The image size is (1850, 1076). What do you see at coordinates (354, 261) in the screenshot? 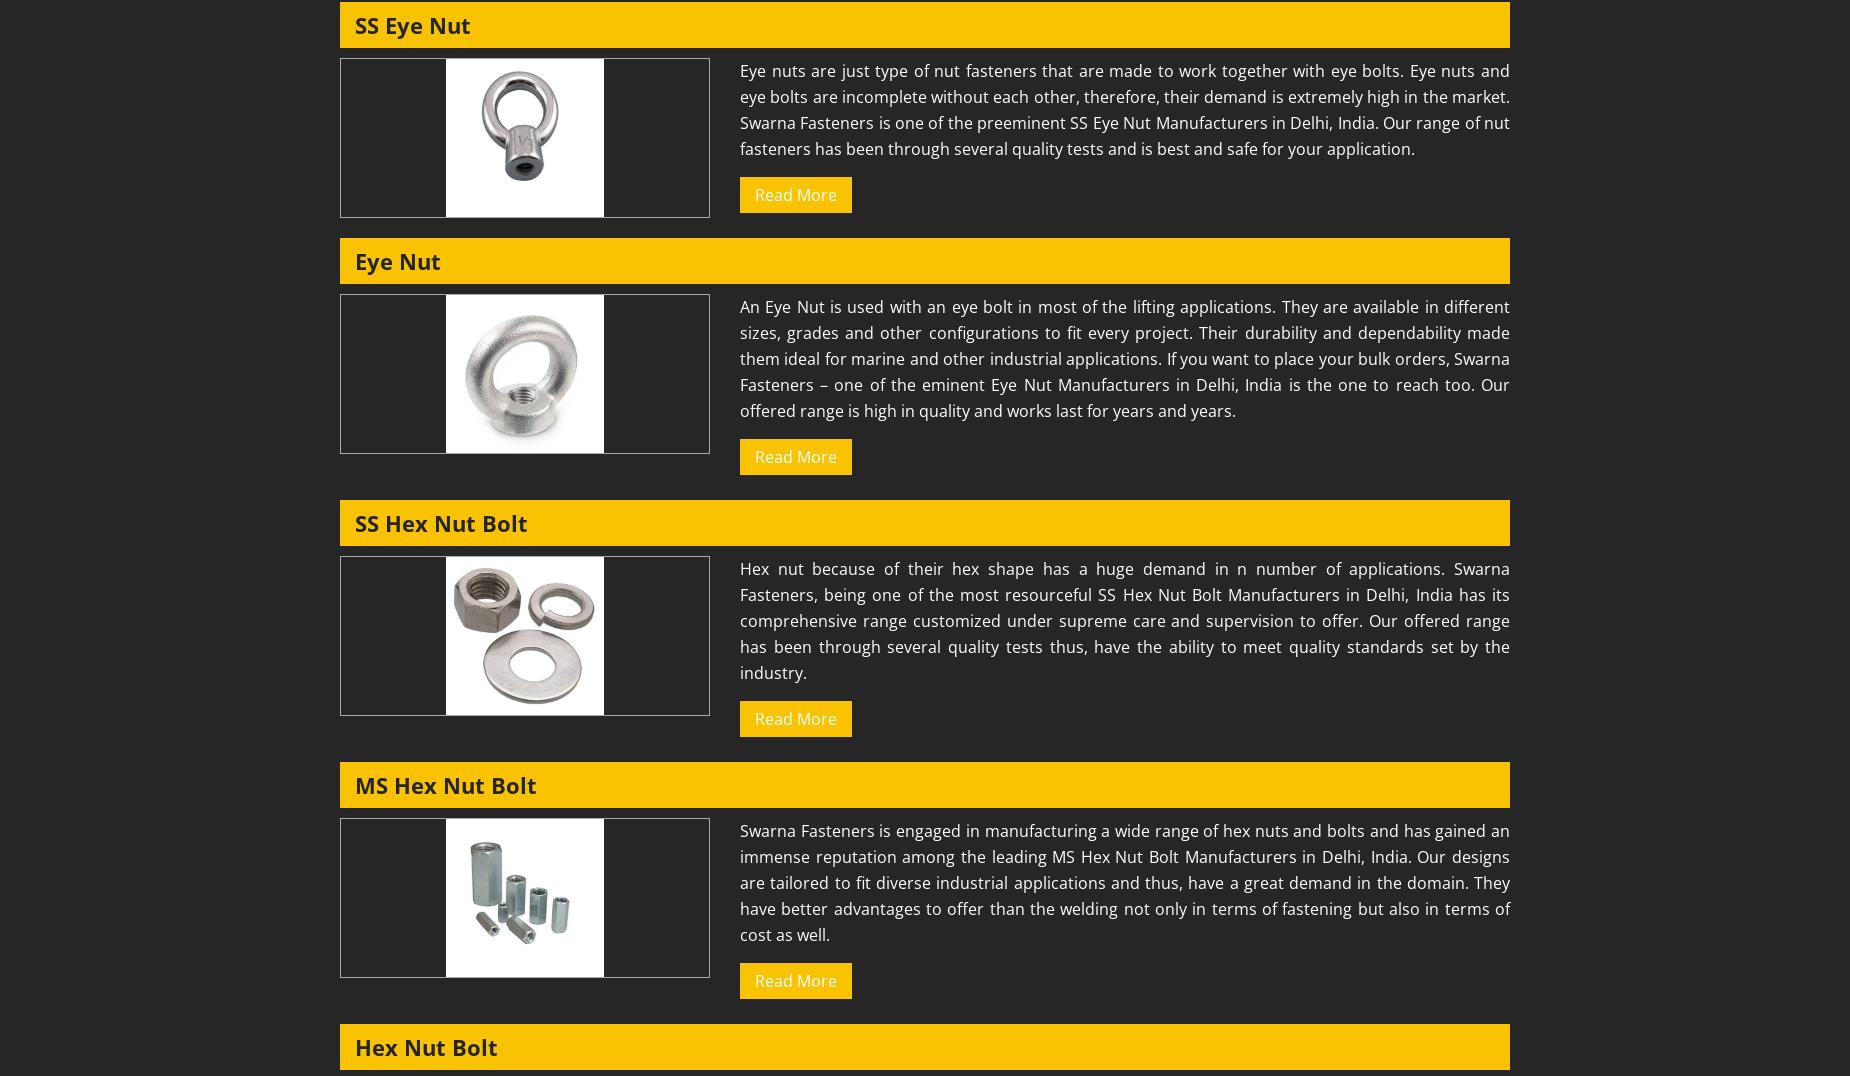
I see `'Eye Nut'` at bounding box center [354, 261].